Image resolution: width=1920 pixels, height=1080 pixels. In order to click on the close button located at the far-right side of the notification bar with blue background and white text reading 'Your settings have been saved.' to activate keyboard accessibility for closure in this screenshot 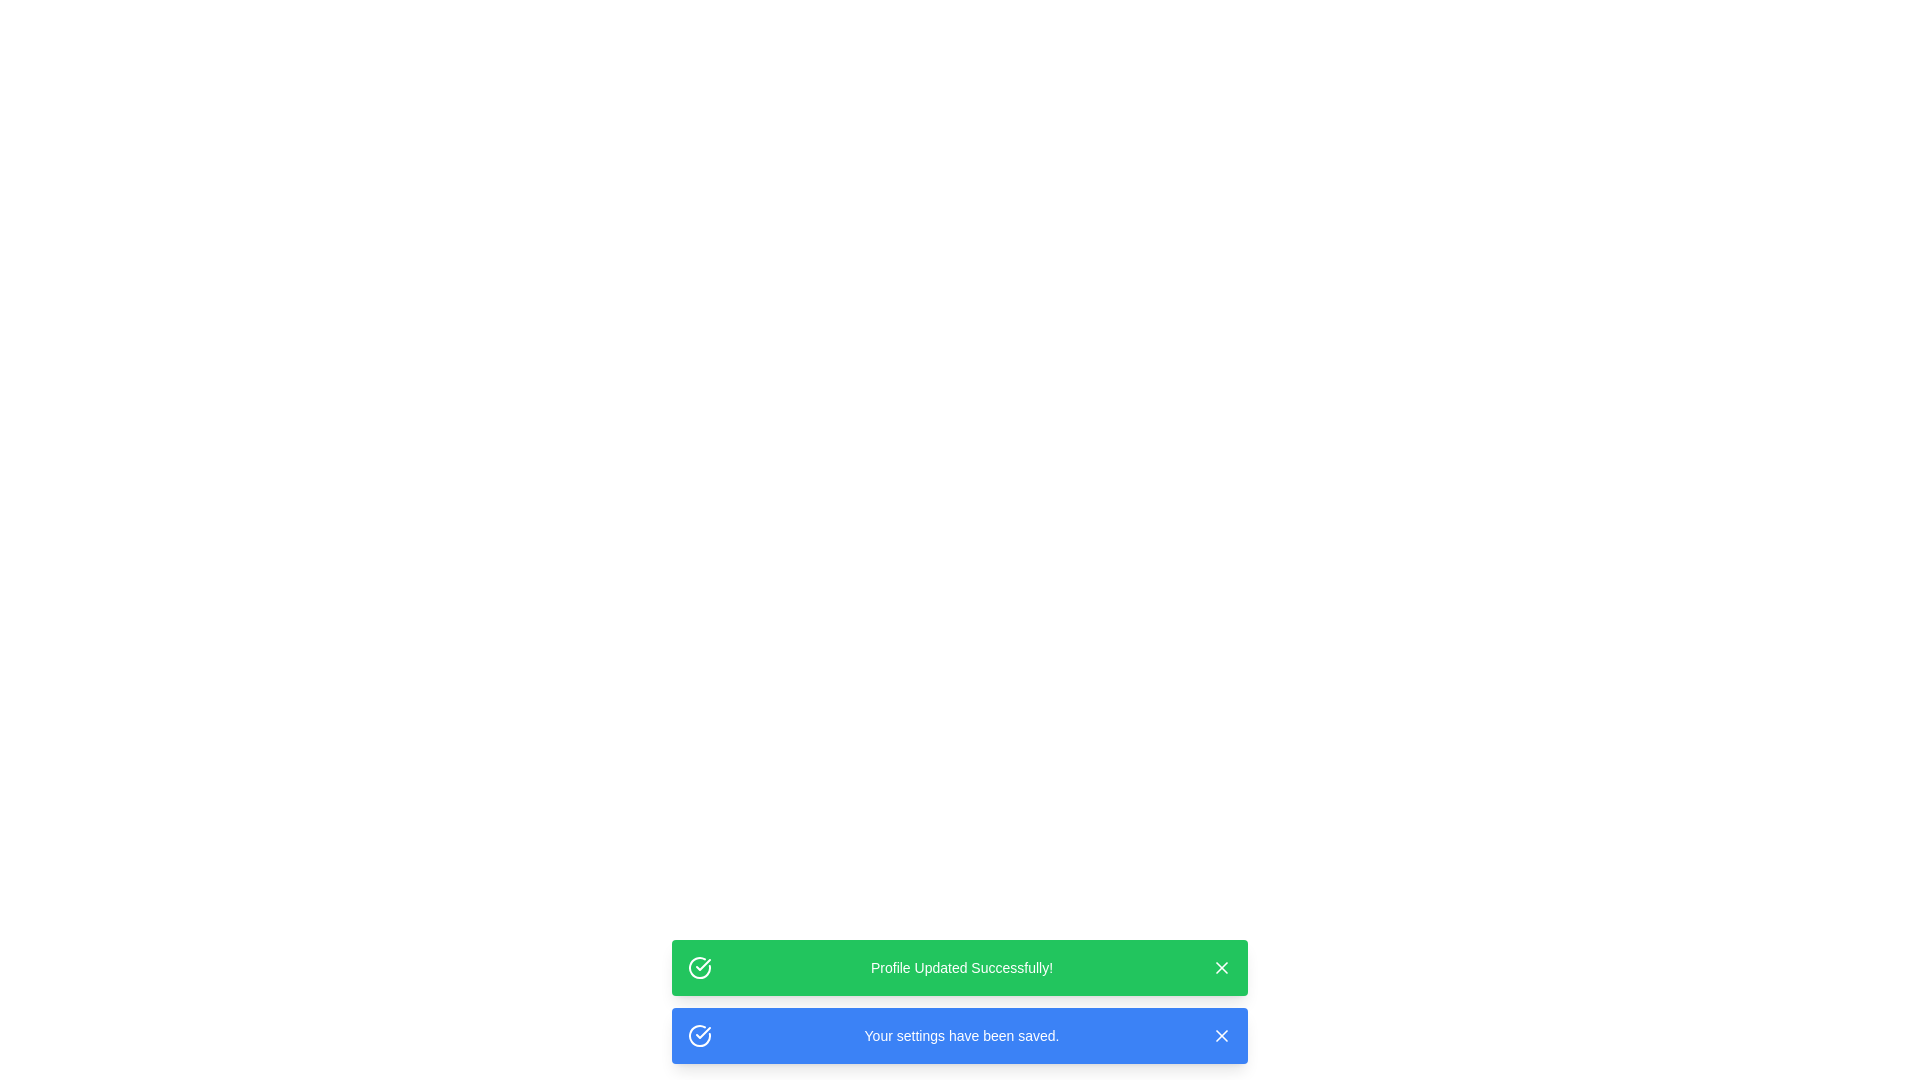, I will do `click(1221, 1035)`.